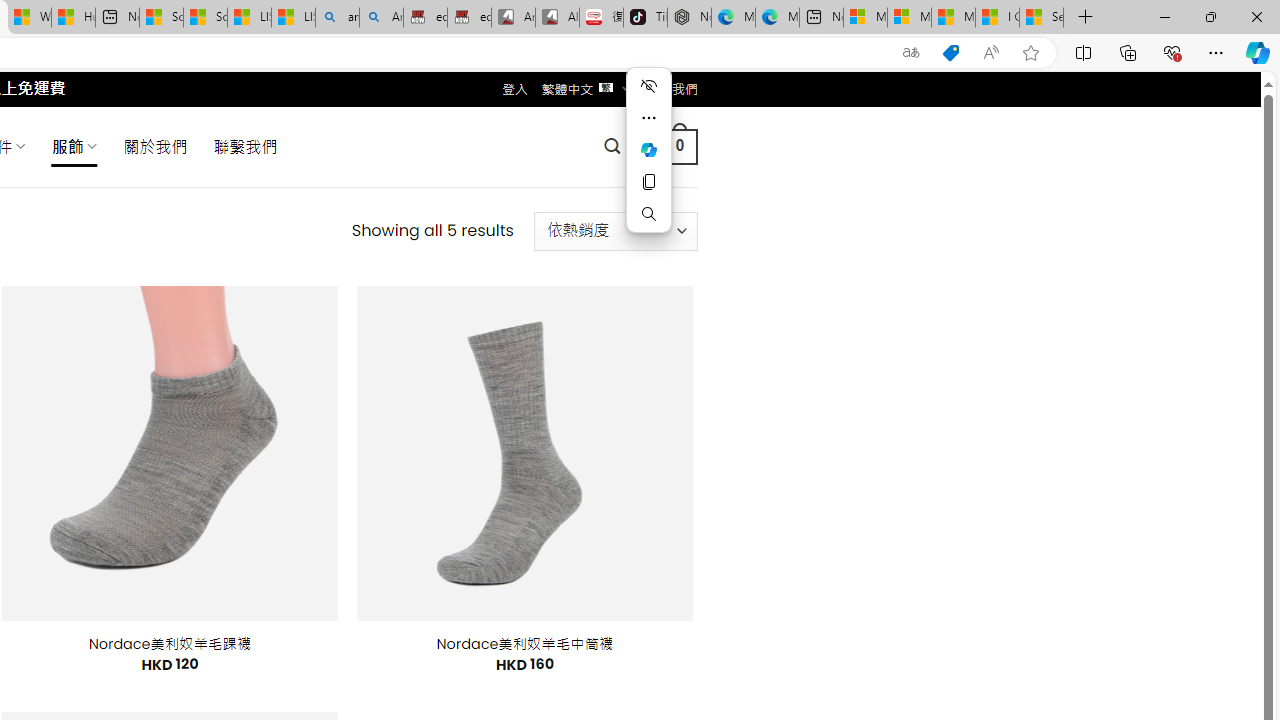 This screenshot has height=720, width=1280. Describe the element at coordinates (991, 52) in the screenshot. I see `'Read aloud this page (Ctrl+Shift+U)'` at that location.